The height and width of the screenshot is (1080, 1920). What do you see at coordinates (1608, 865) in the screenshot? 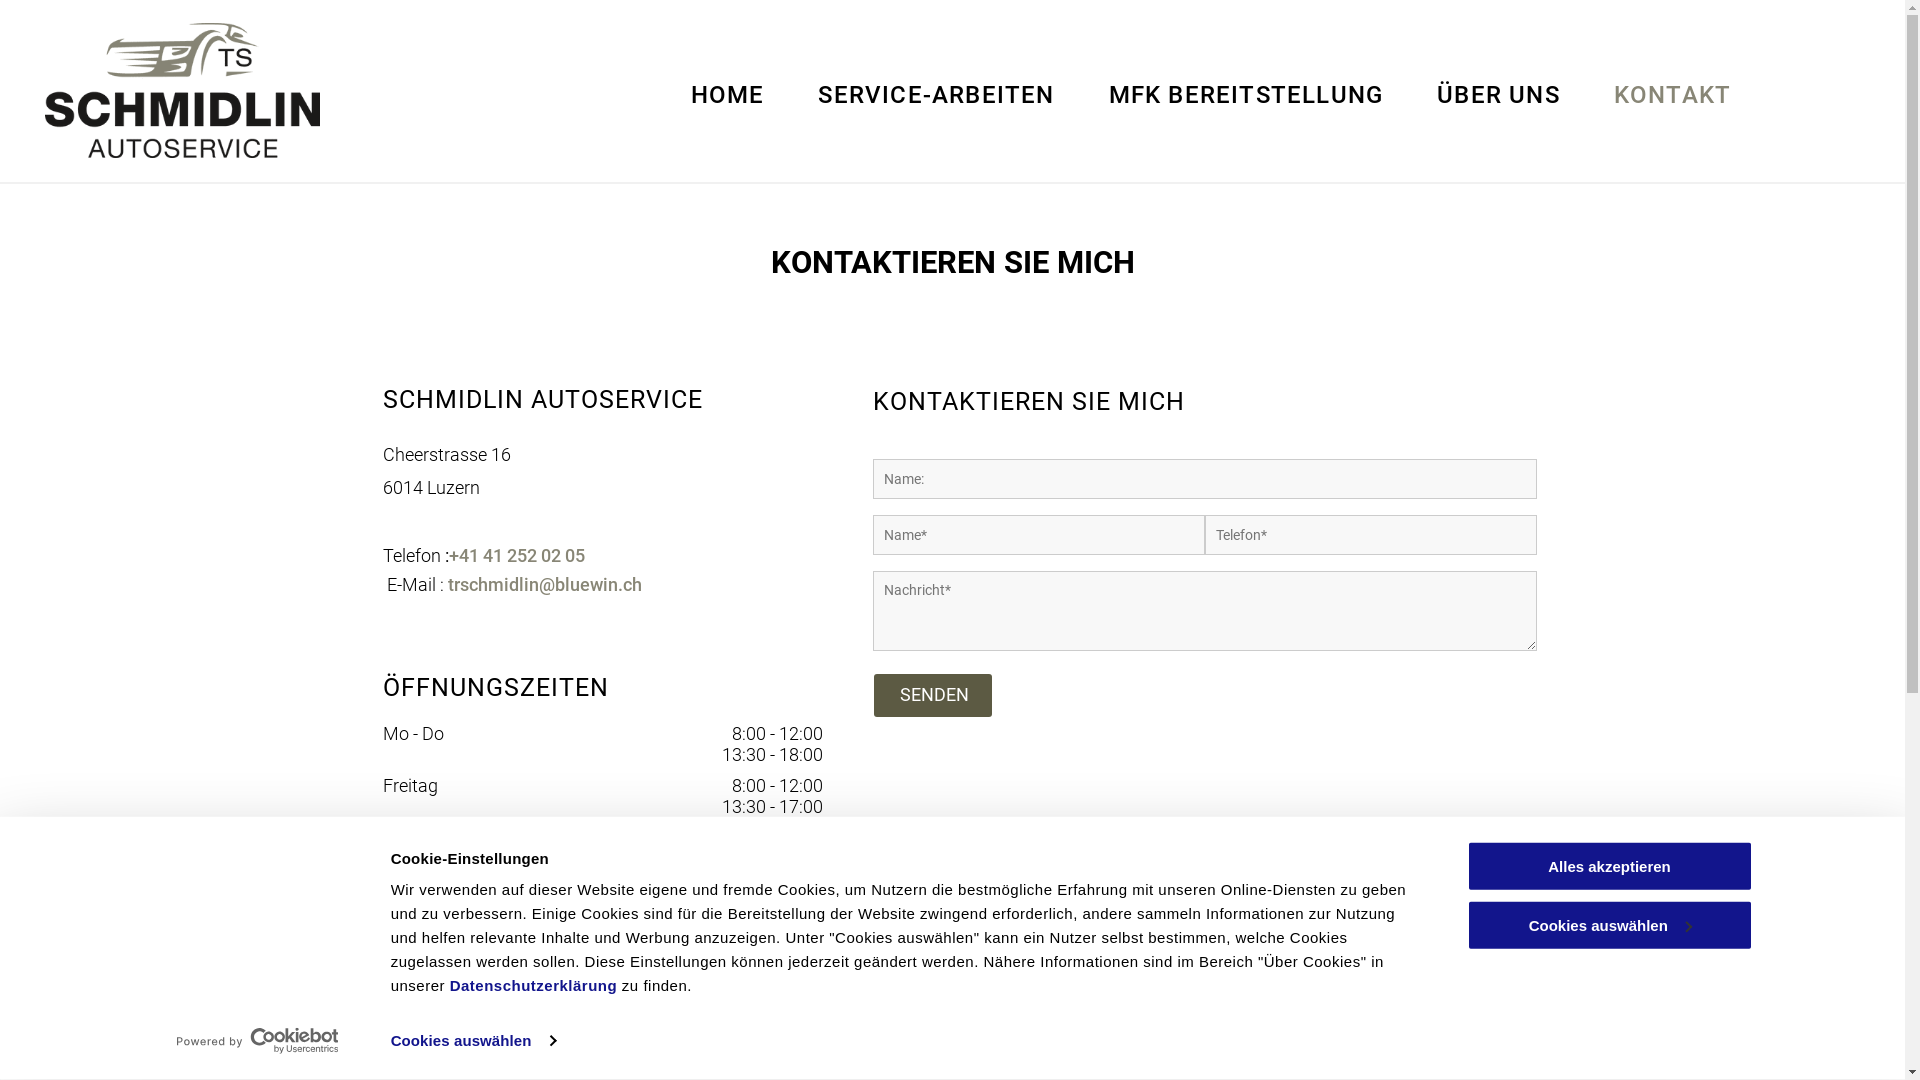
I see `'Alles akzeptieren'` at bounding box center [1608, 865].